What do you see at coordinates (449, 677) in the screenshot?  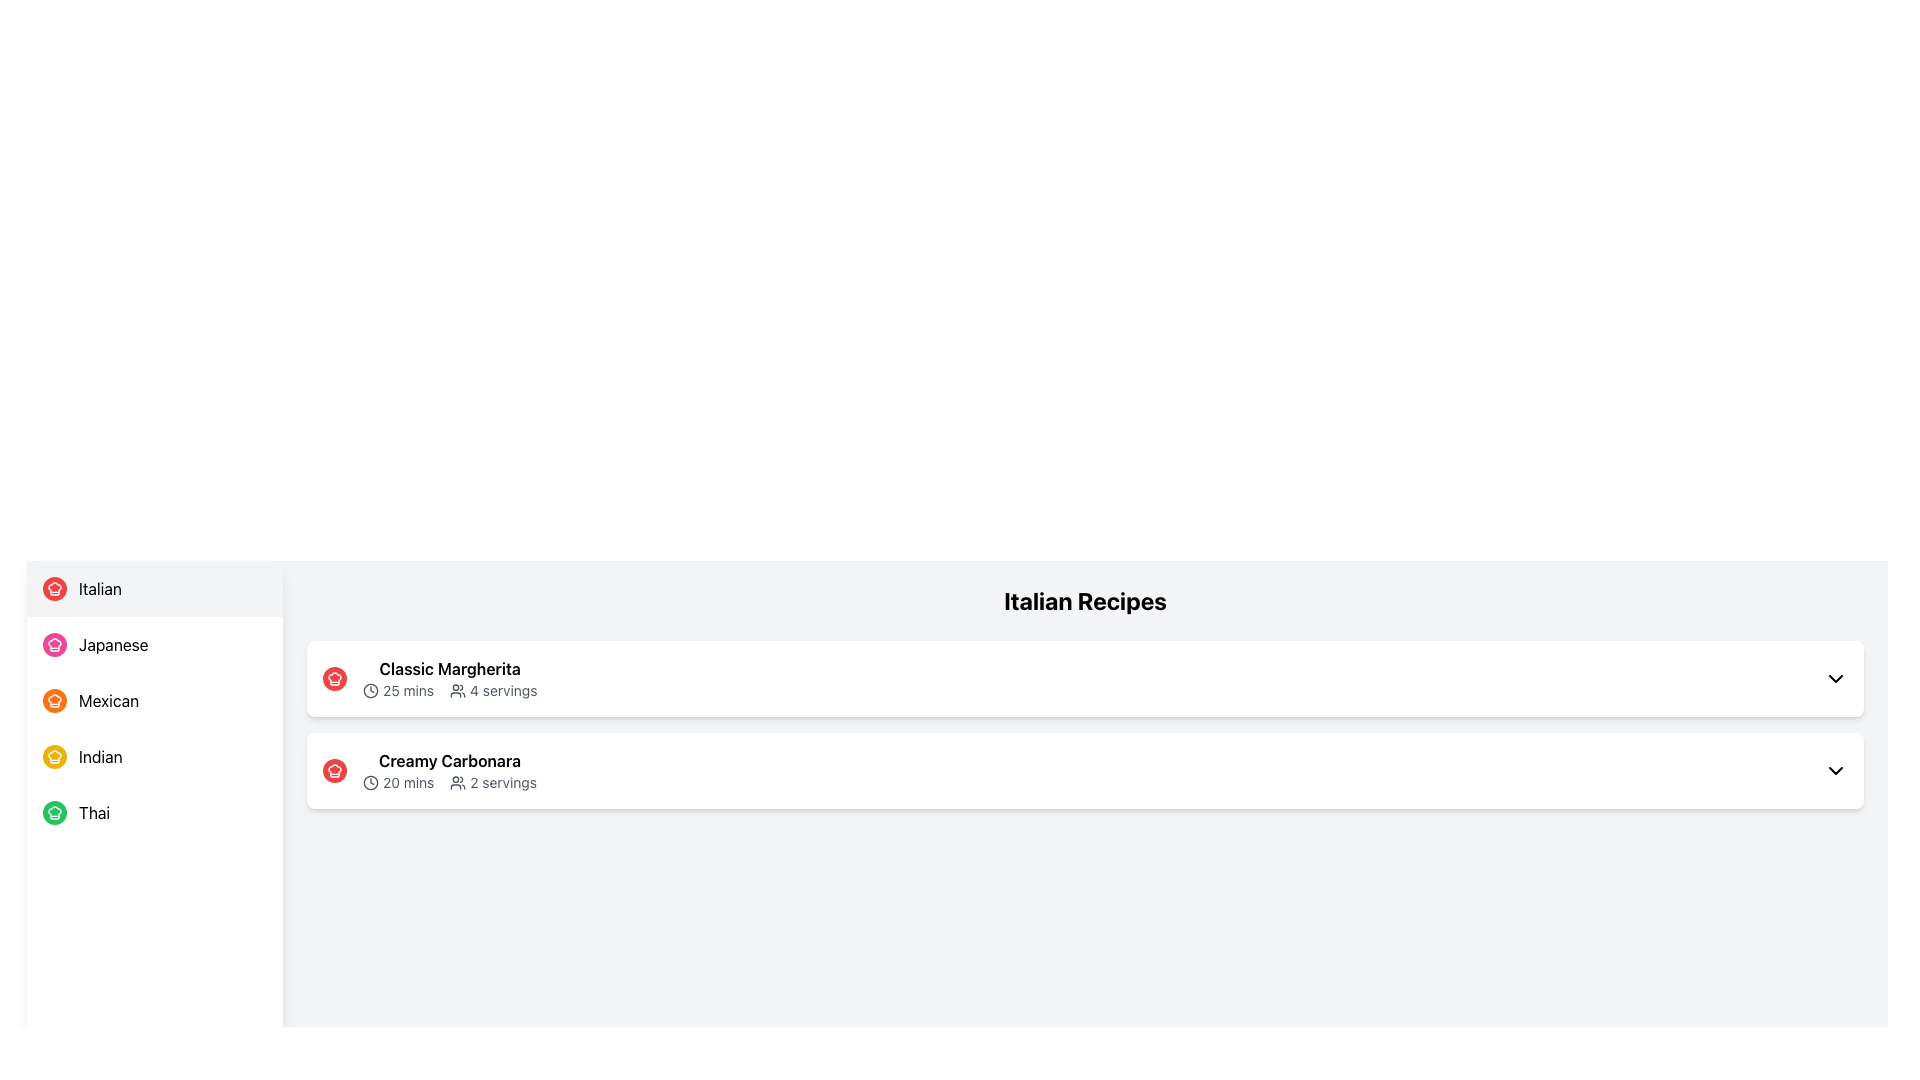 I see `the Subheader displaying the 'Classic Margherita' recipe summary, which includes its name, preparation time, and servings, located in the 'Italian Recipes' section` at bounding box center [449, 677].